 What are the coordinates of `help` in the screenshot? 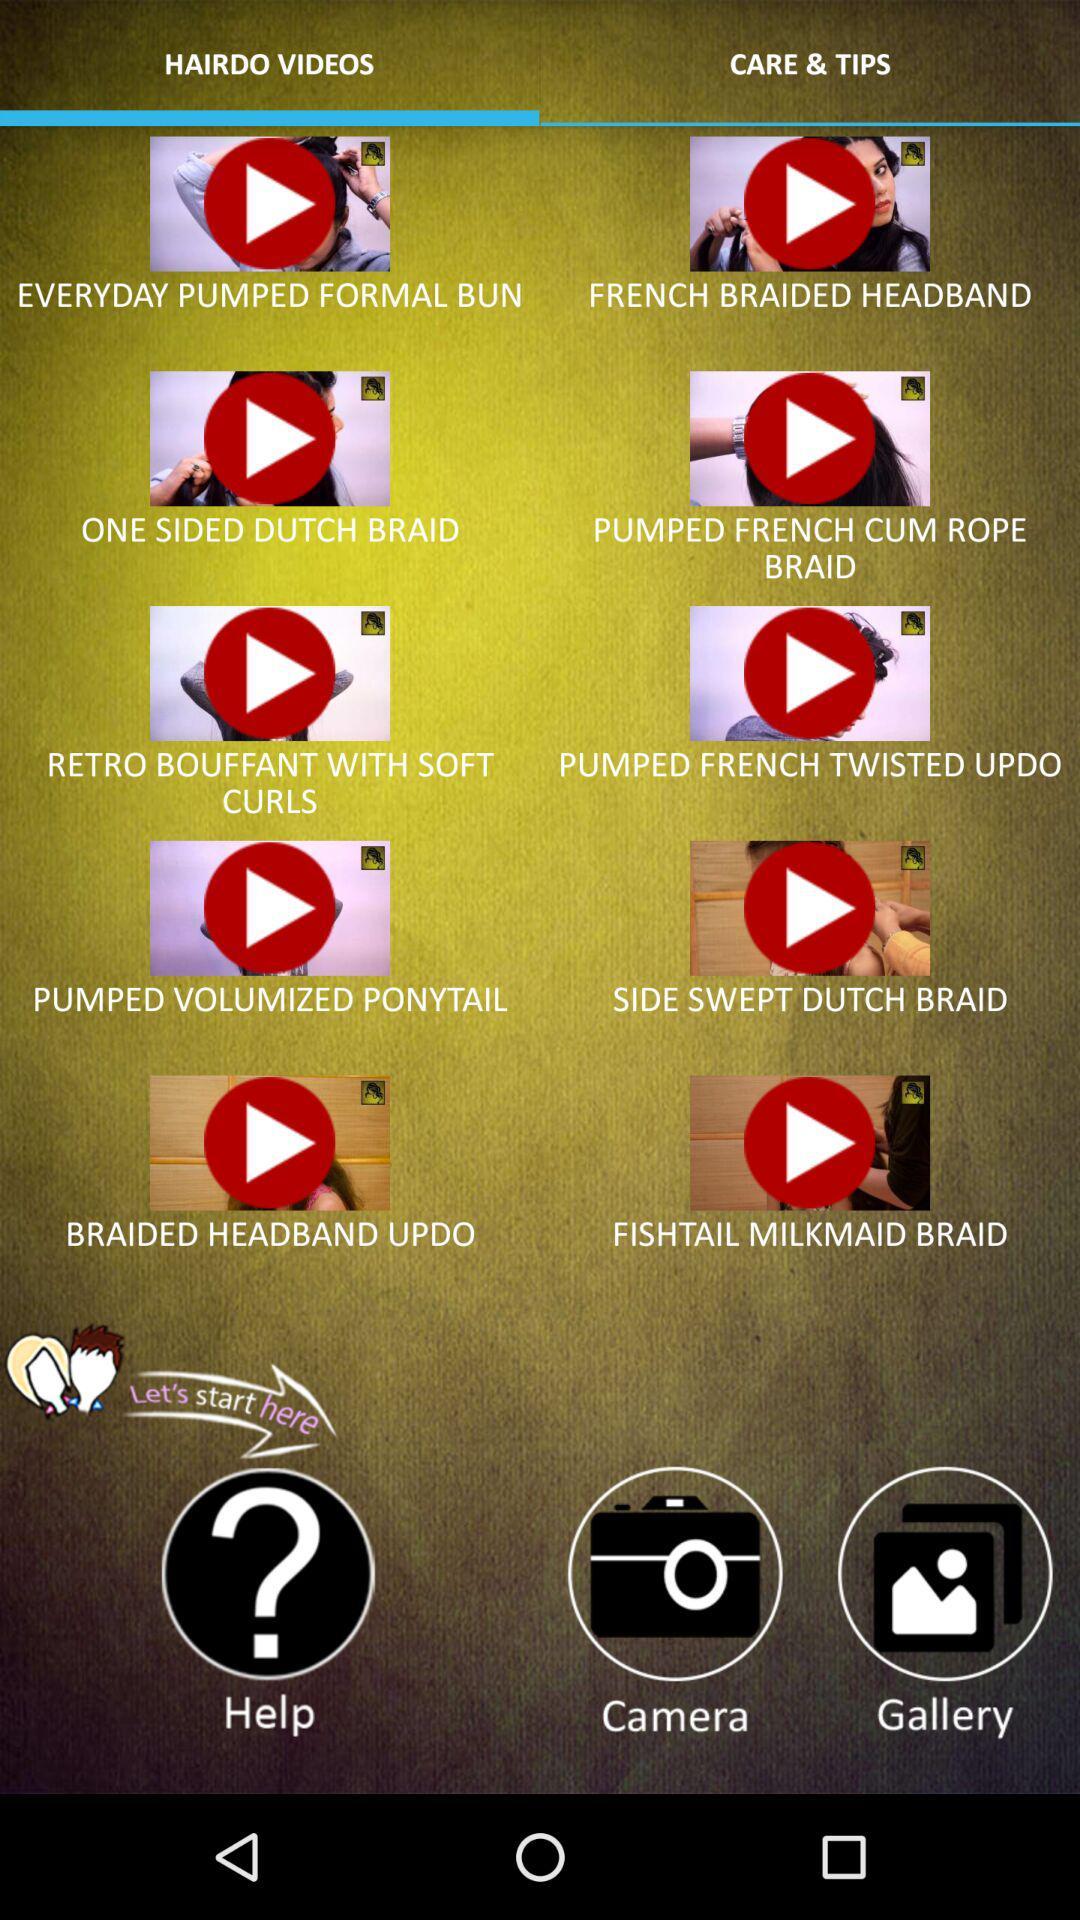 It's located at (268, 1603).